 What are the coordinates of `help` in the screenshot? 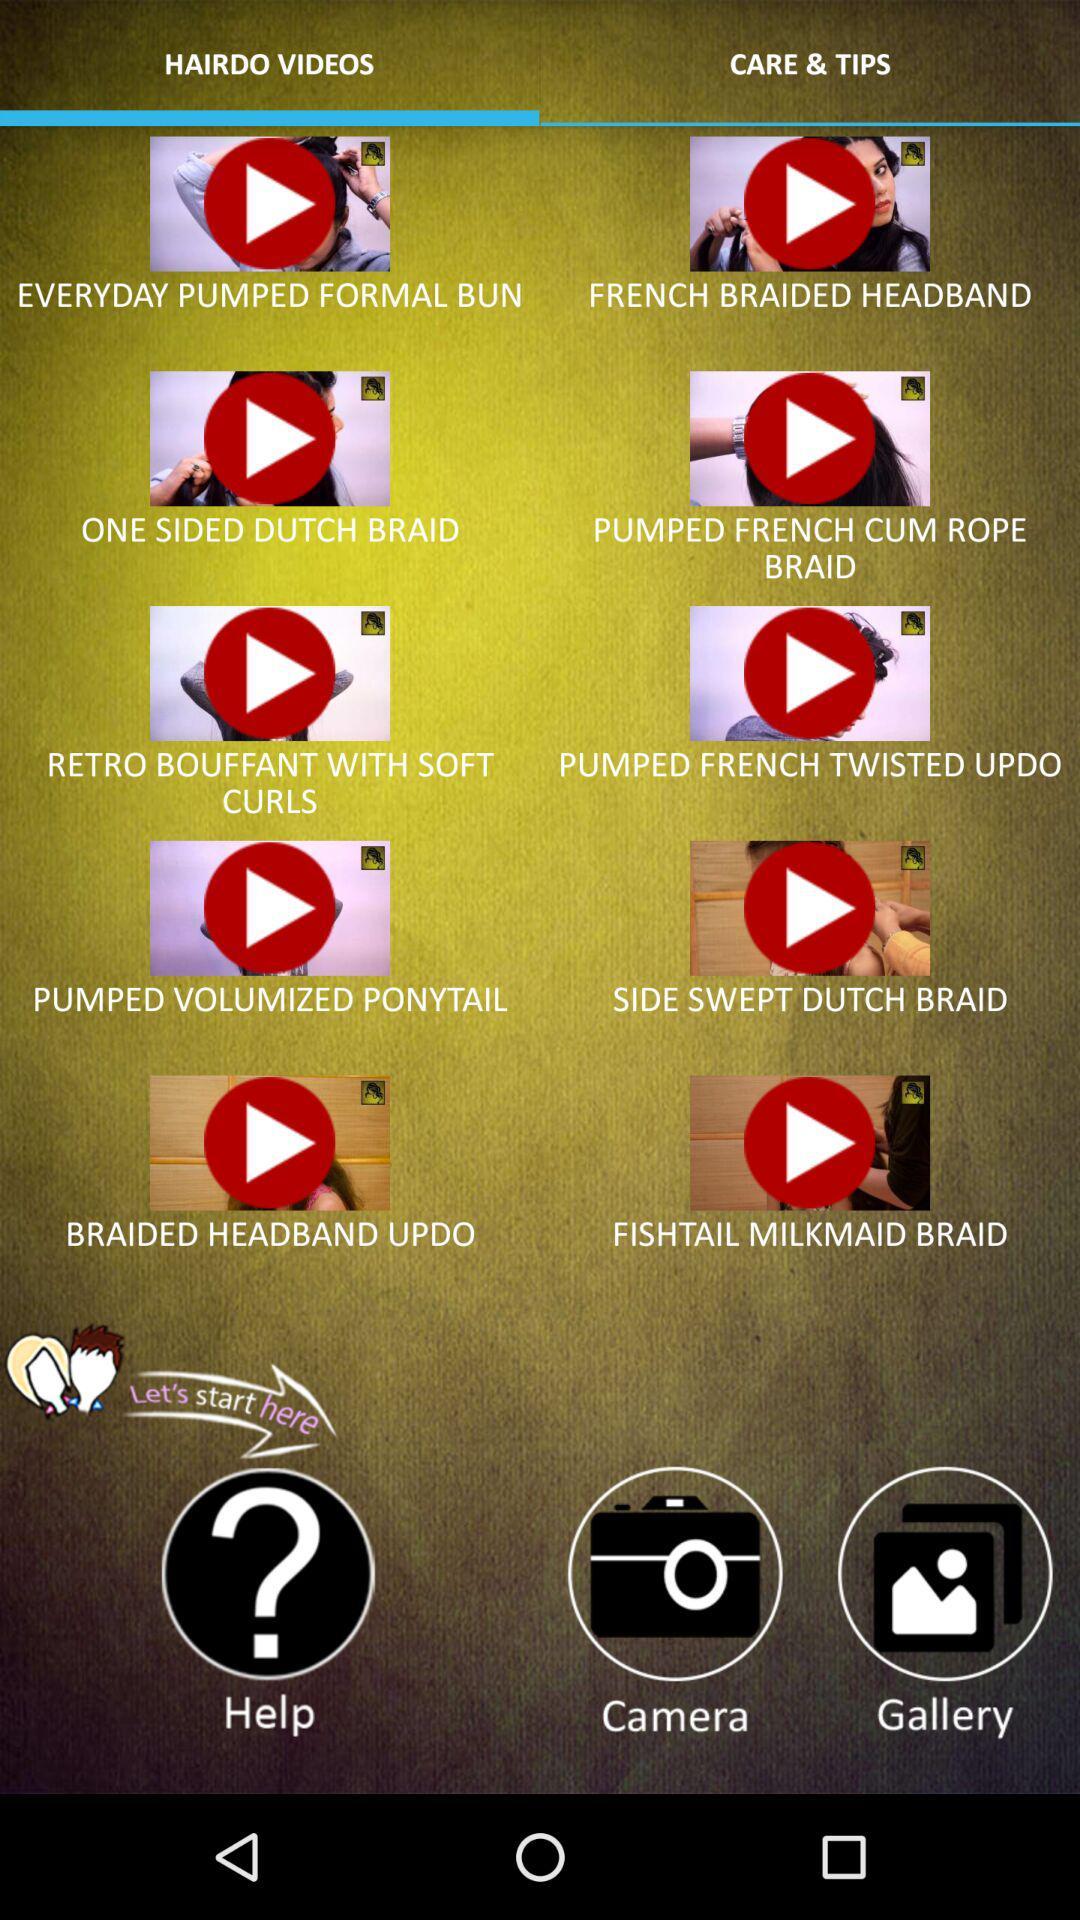 It's located at (268, 1603).